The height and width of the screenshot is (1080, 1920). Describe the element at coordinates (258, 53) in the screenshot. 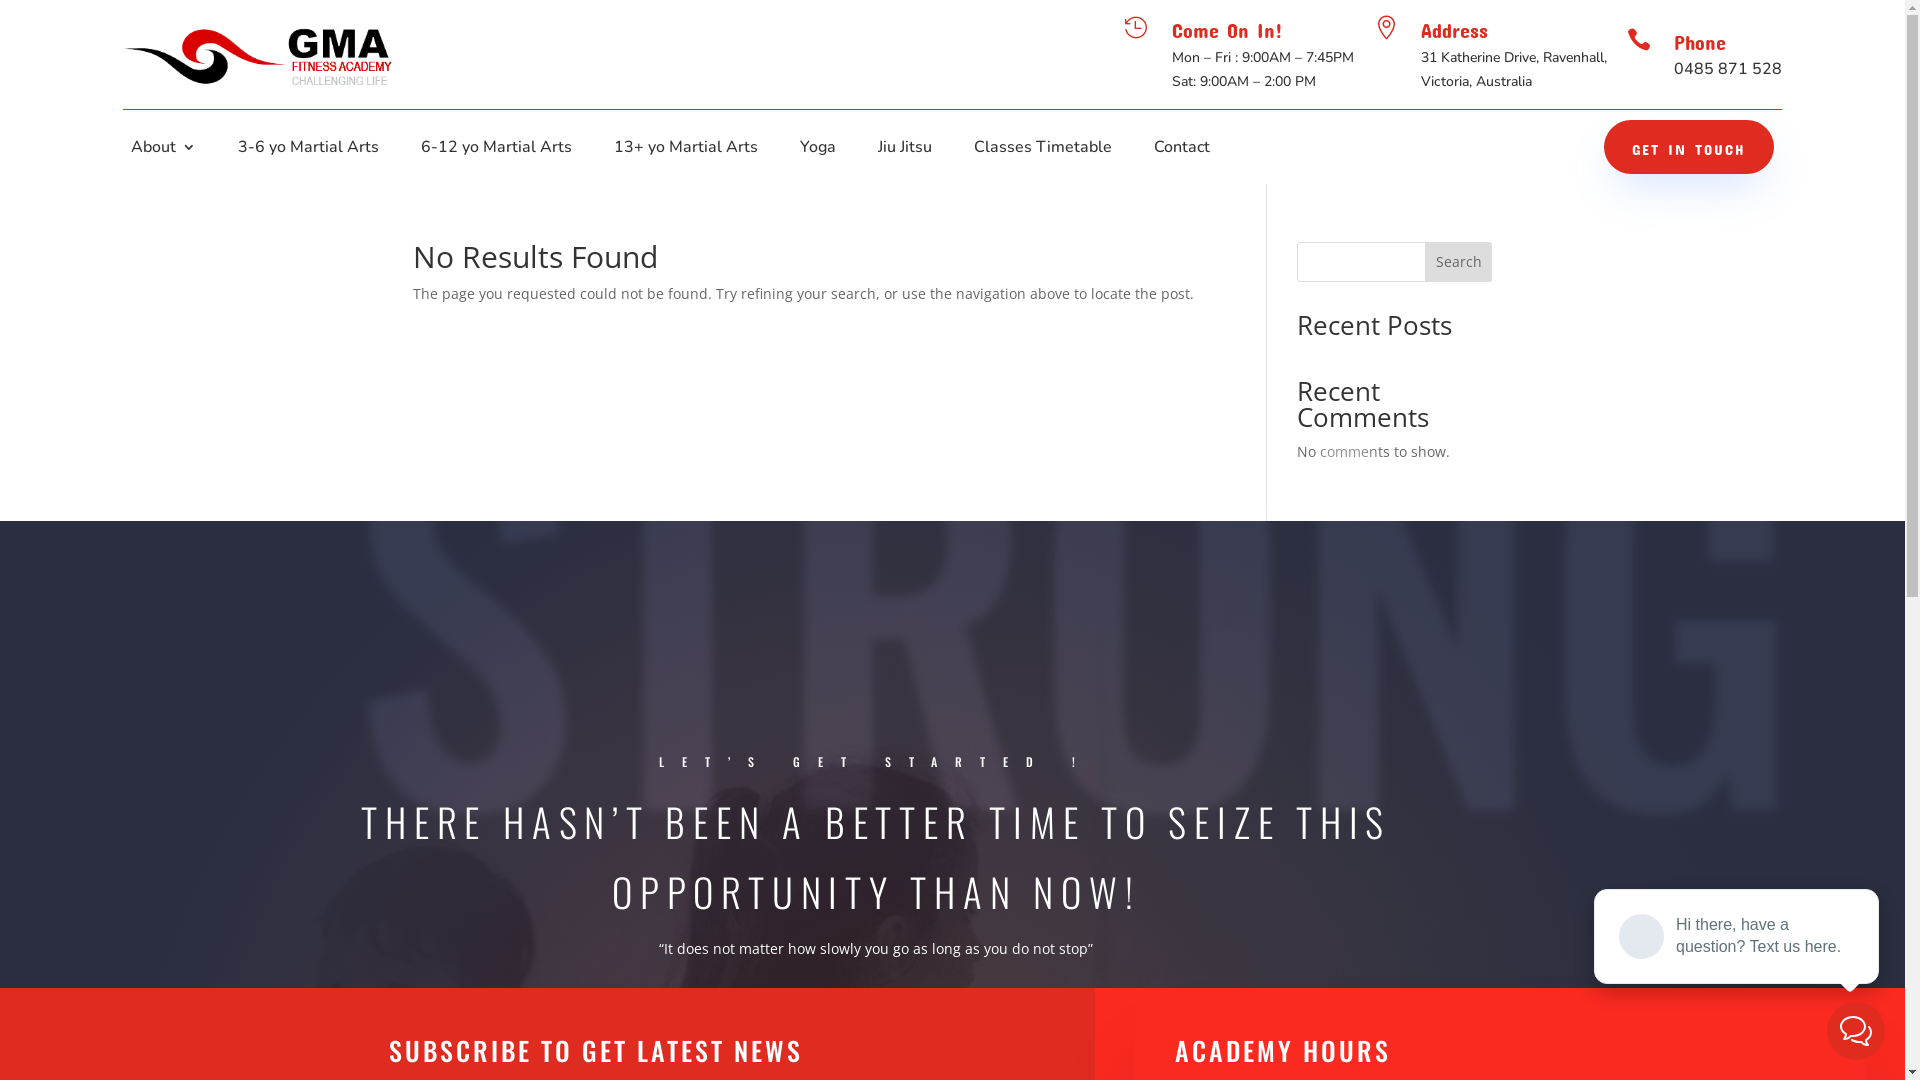

I see `'logo-'` at that location.